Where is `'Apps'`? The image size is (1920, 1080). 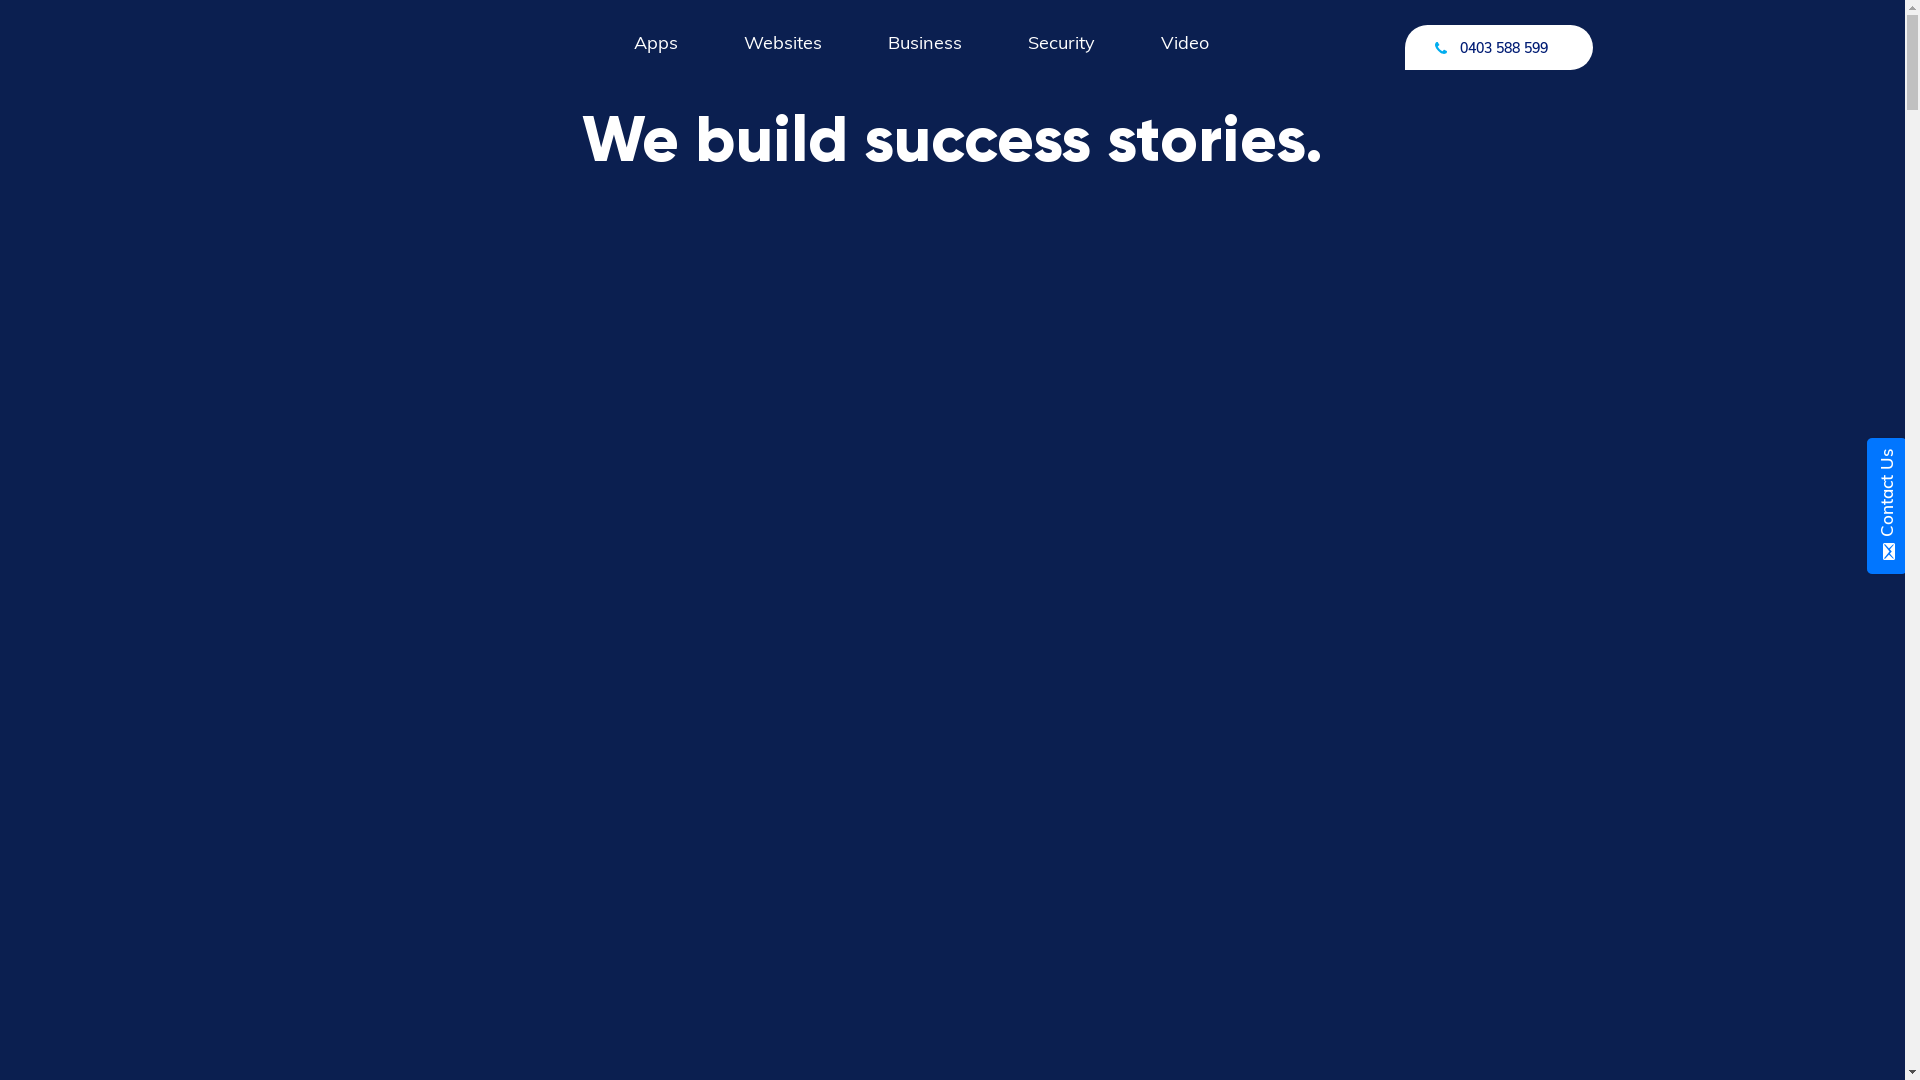 'Apps' is located at coordinates (656, 58).